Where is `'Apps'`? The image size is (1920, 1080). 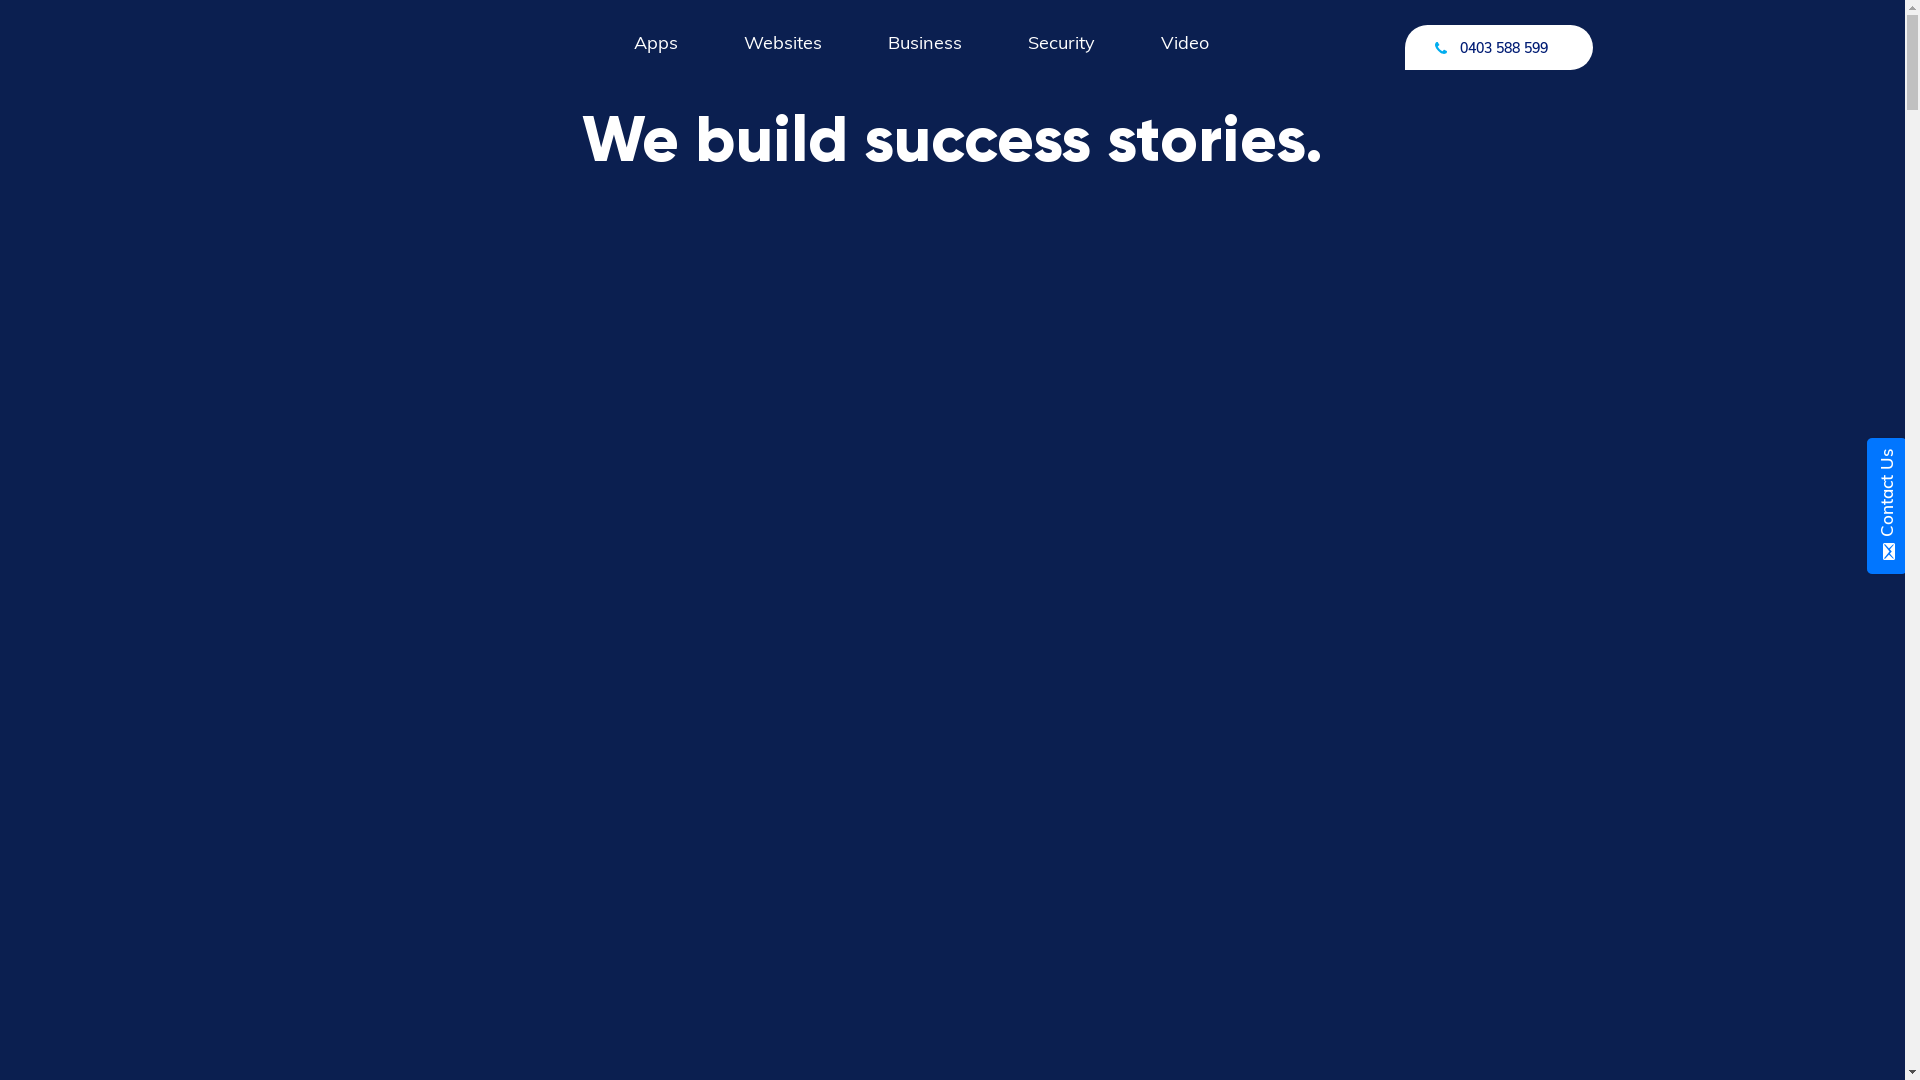 'Apps' is located at coordinates (656, 58).